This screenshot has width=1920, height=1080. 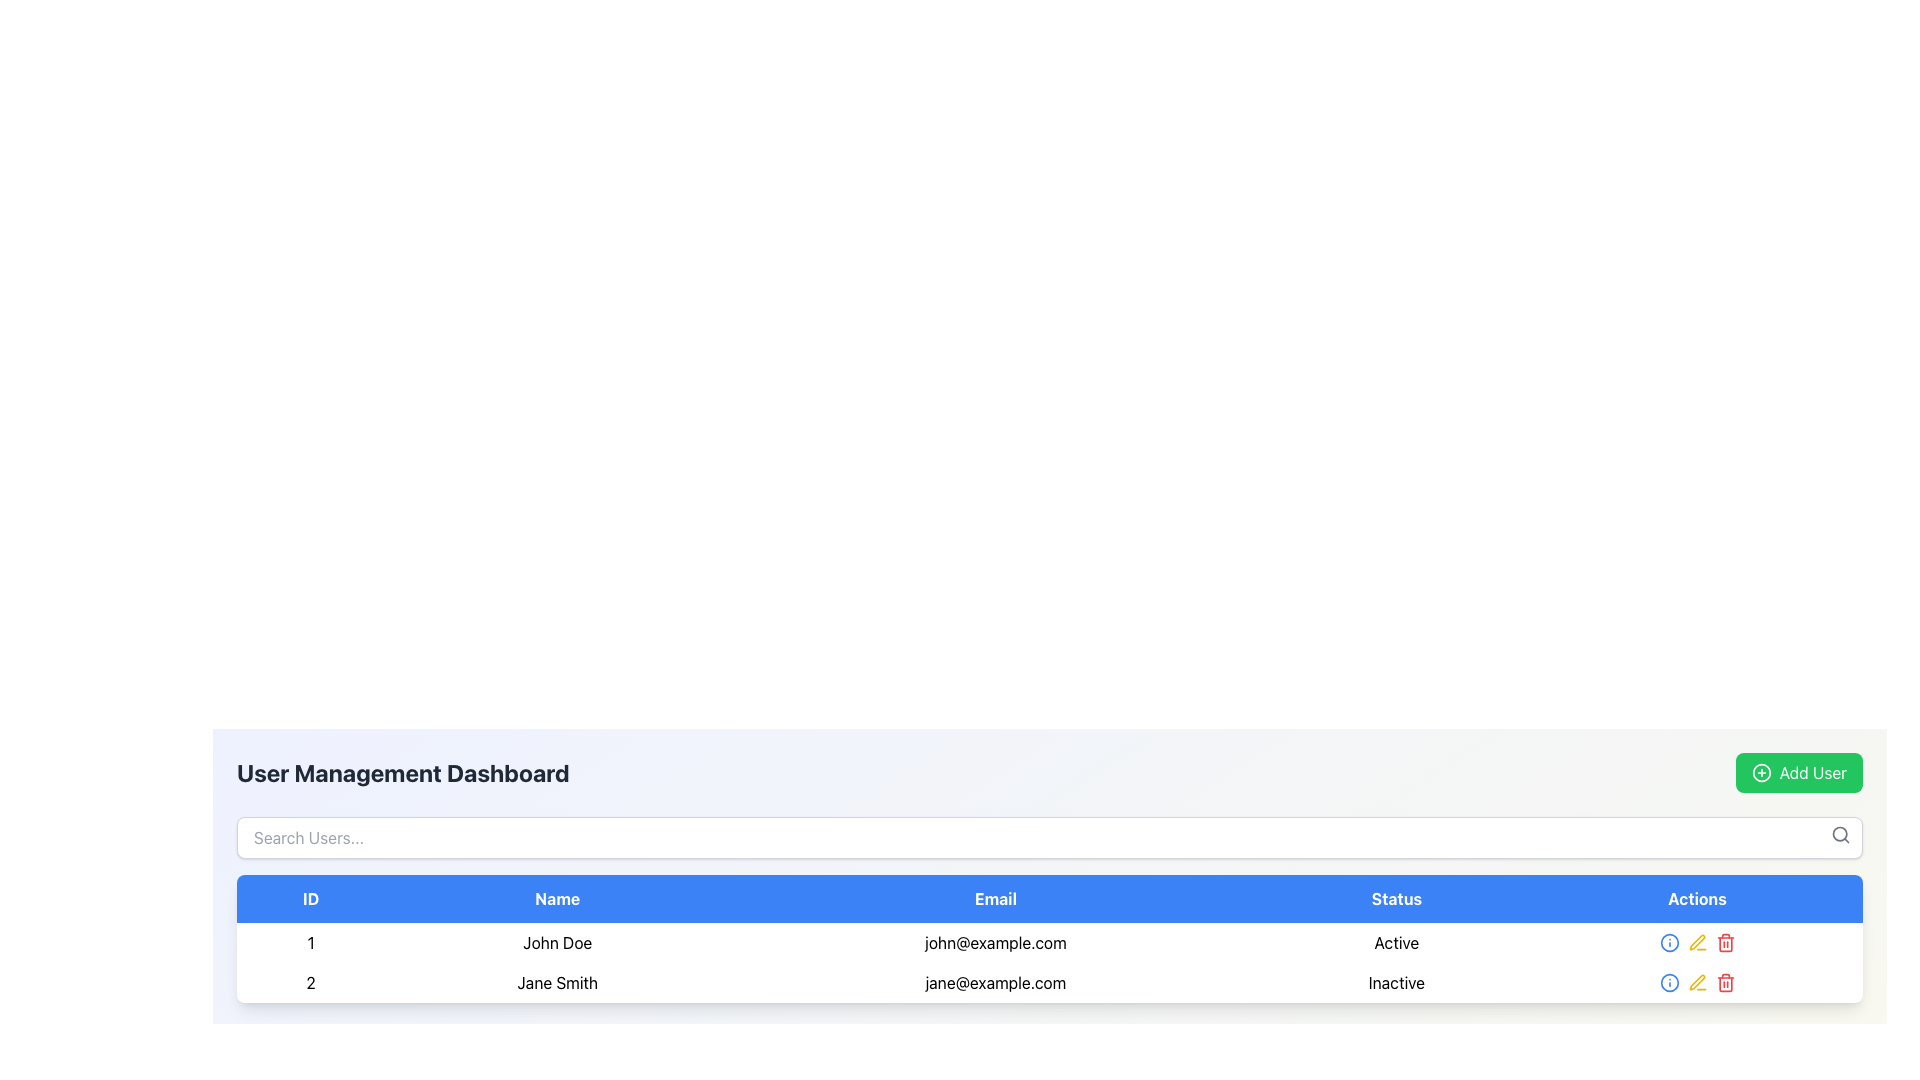 What do you see at coordinates (557, 897) in the screenshot?
I see `the text label reading 'Name' which is styled with a white font on a blue background and is centrally aligned within the header row of a table` at bounding box center [557, 897].